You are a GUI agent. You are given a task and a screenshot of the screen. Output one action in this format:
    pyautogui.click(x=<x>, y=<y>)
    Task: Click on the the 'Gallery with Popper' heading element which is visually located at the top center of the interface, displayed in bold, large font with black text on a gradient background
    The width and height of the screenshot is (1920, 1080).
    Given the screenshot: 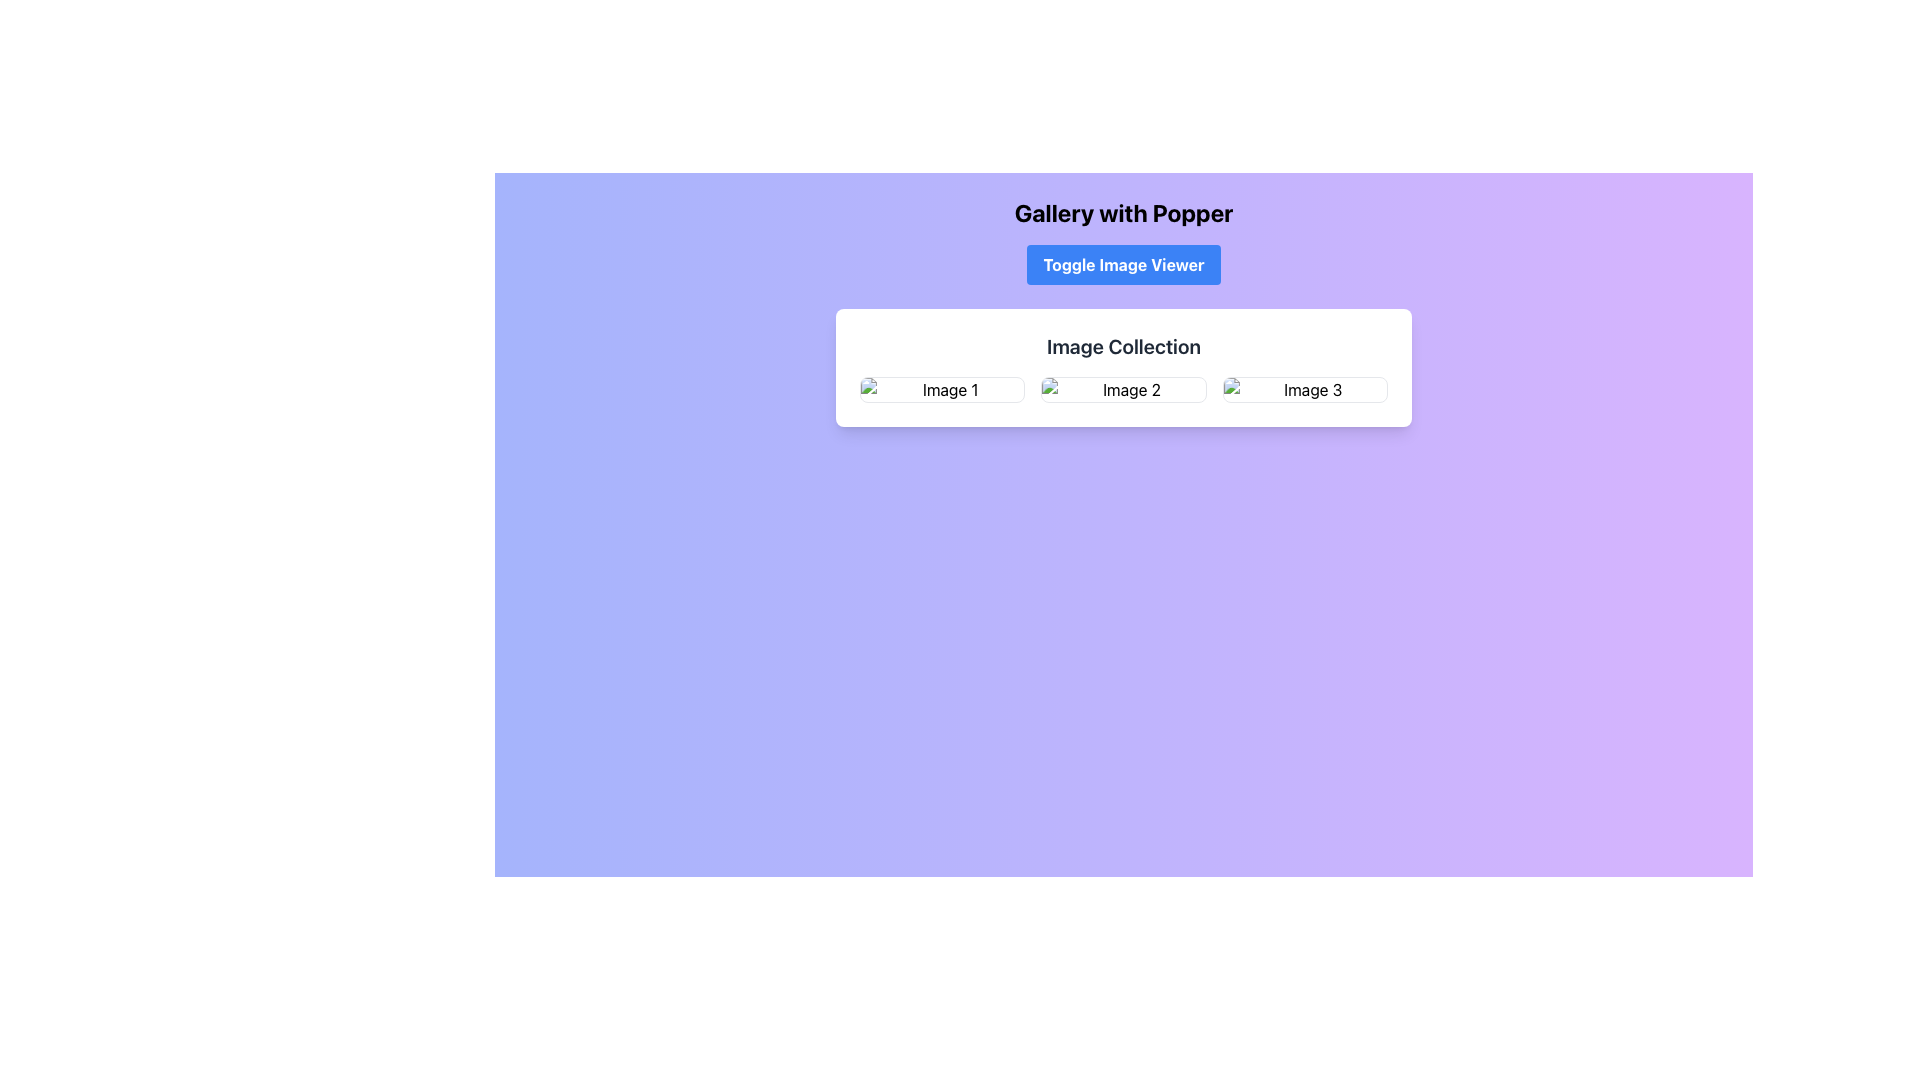 What is the action you would take?
    pyautogui.click(x=1123, y=212)
    